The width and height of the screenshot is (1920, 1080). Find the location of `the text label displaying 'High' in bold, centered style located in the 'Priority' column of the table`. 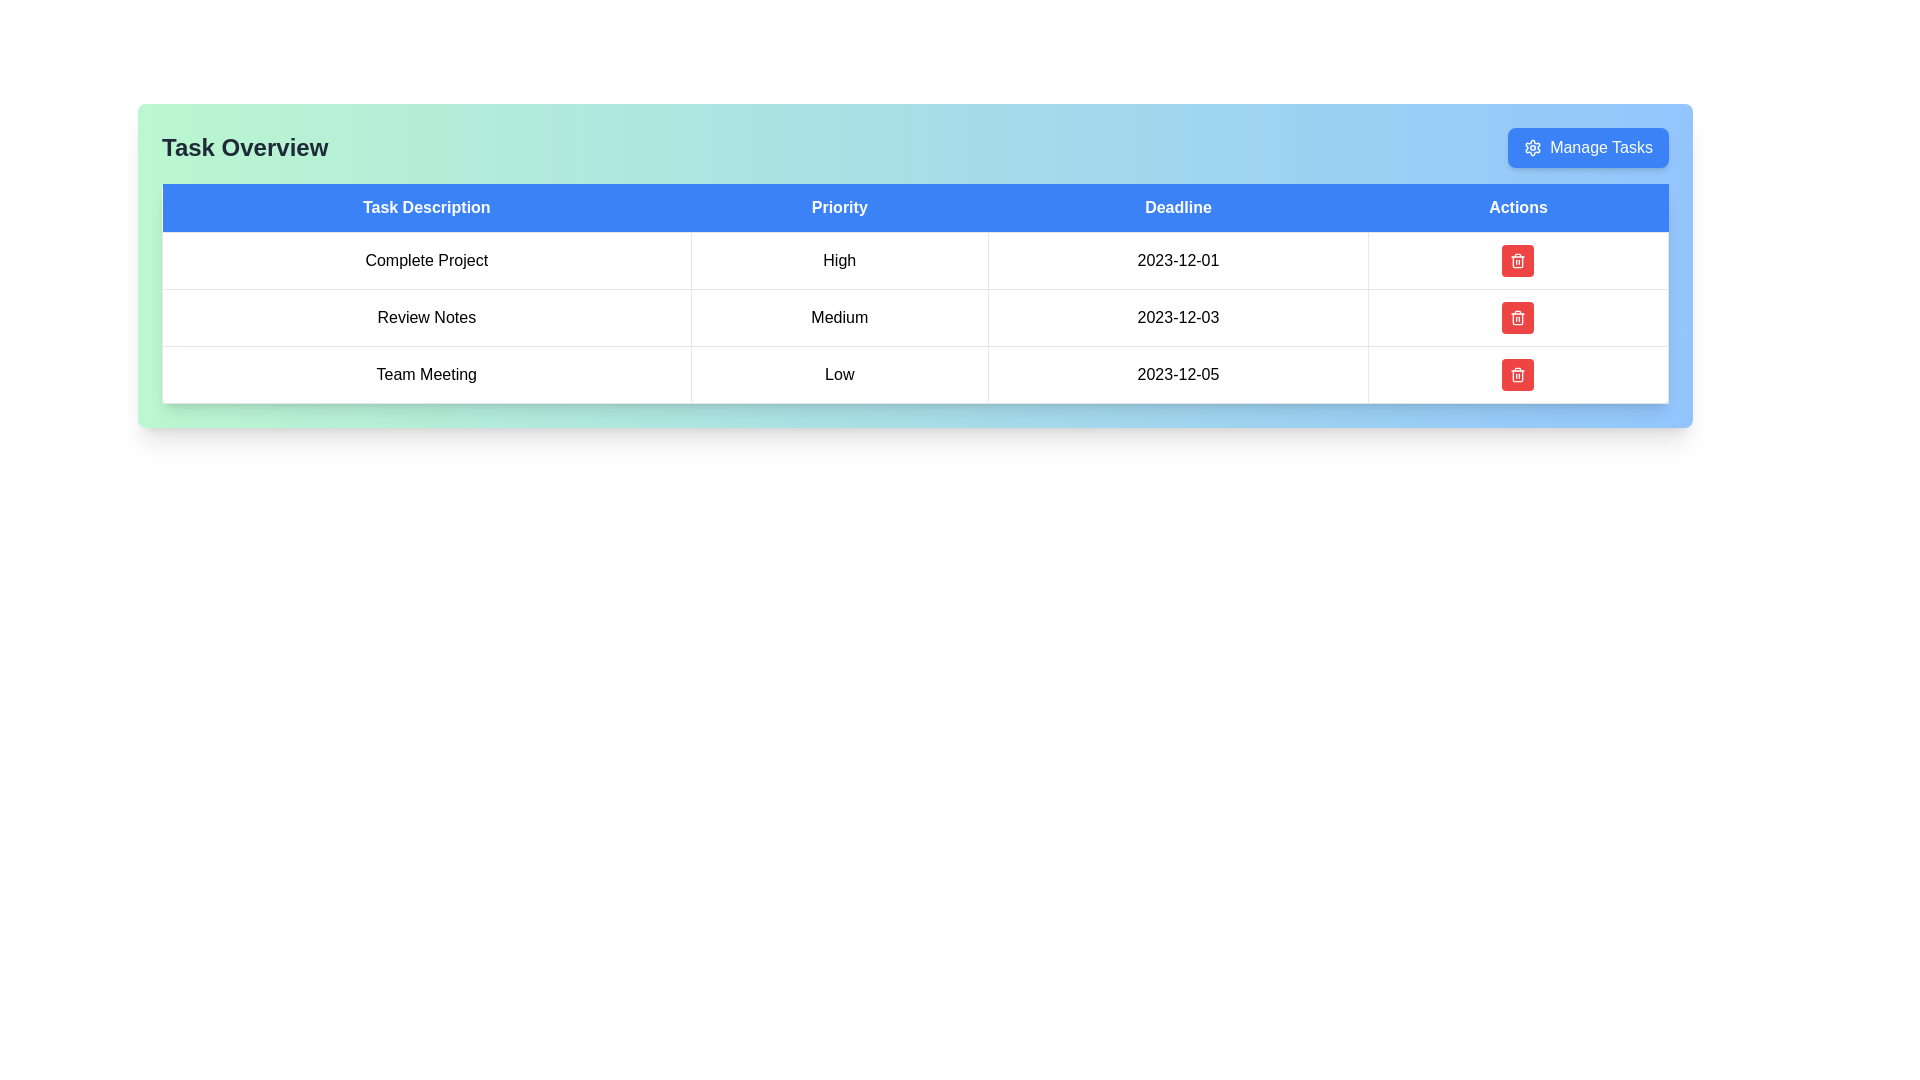

the text label displaying 'High' in bold, centered style located in the 'Priority' column of the table is located at coordinates (839, 260).